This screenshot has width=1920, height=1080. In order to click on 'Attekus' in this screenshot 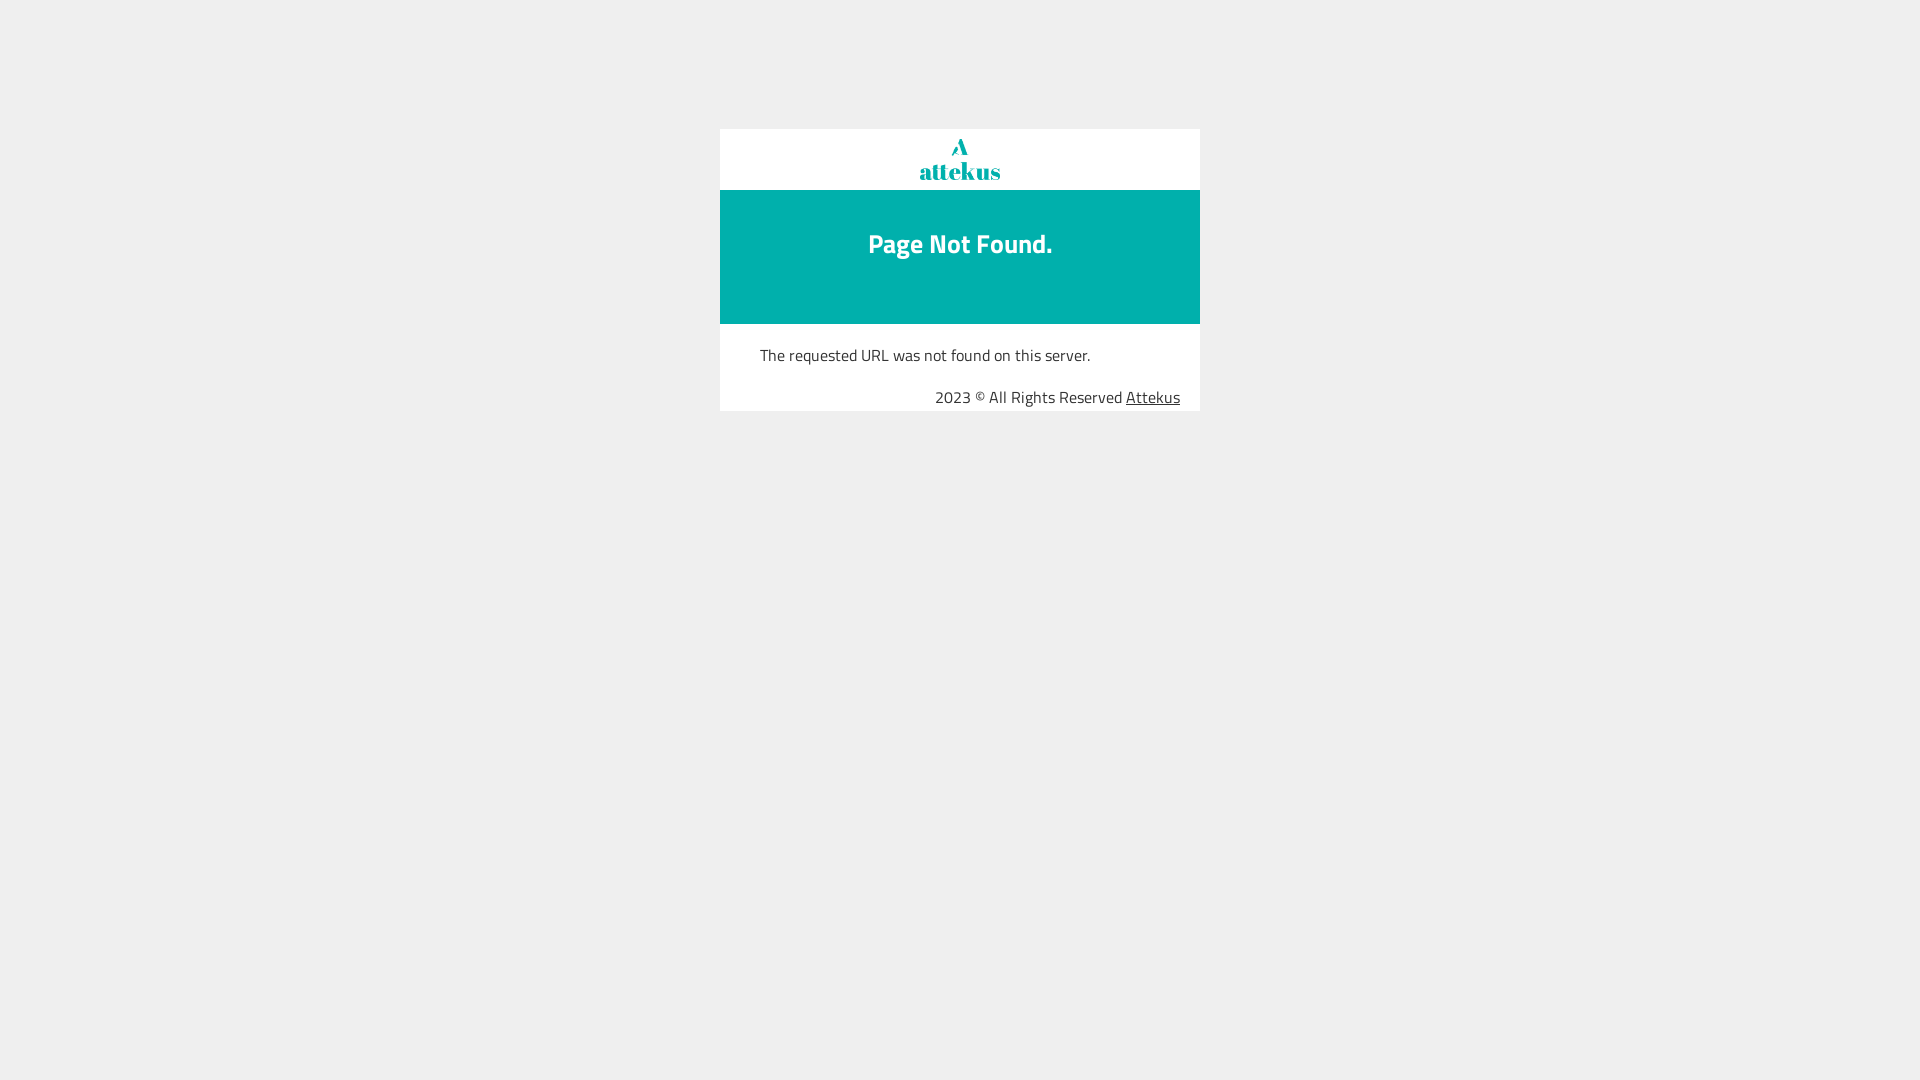, I will do `click(1152, 397)`.